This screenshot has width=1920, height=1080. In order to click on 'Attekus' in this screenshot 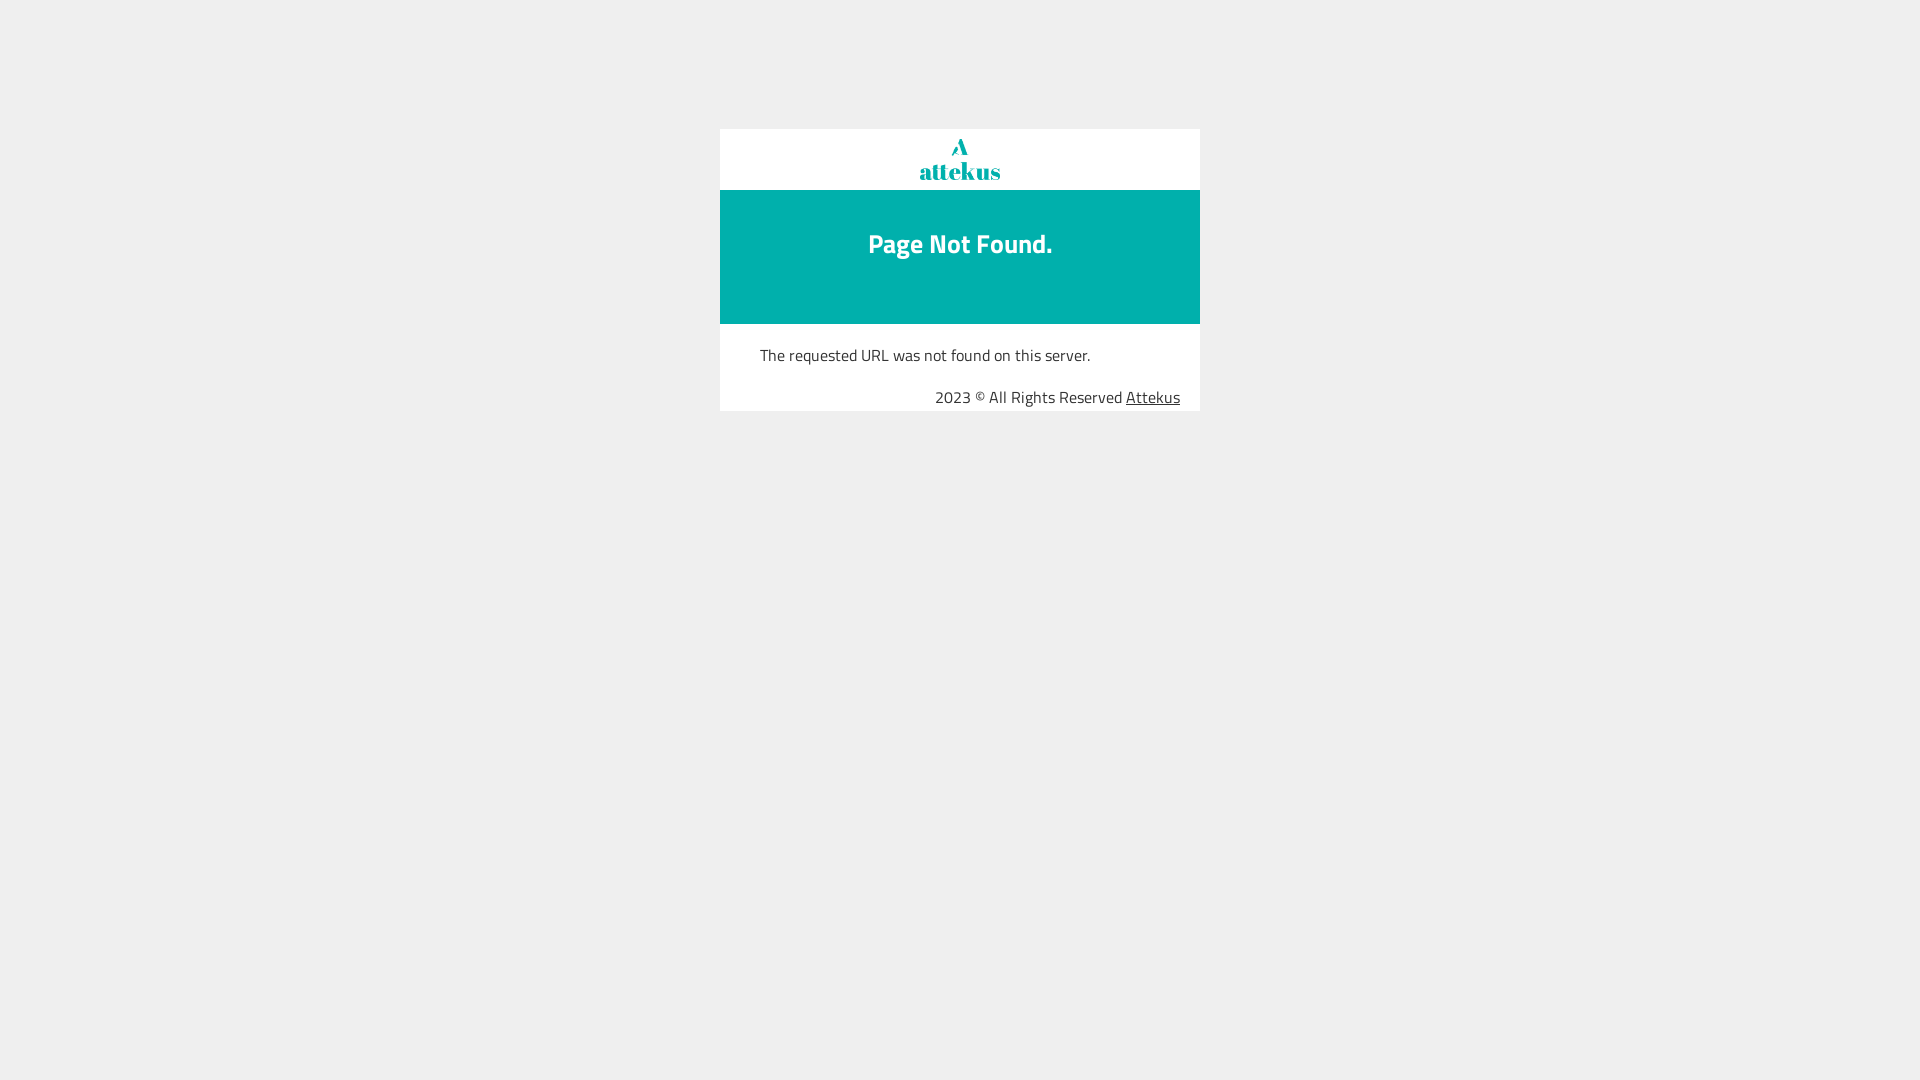, I will do `click(1152, 397)`.